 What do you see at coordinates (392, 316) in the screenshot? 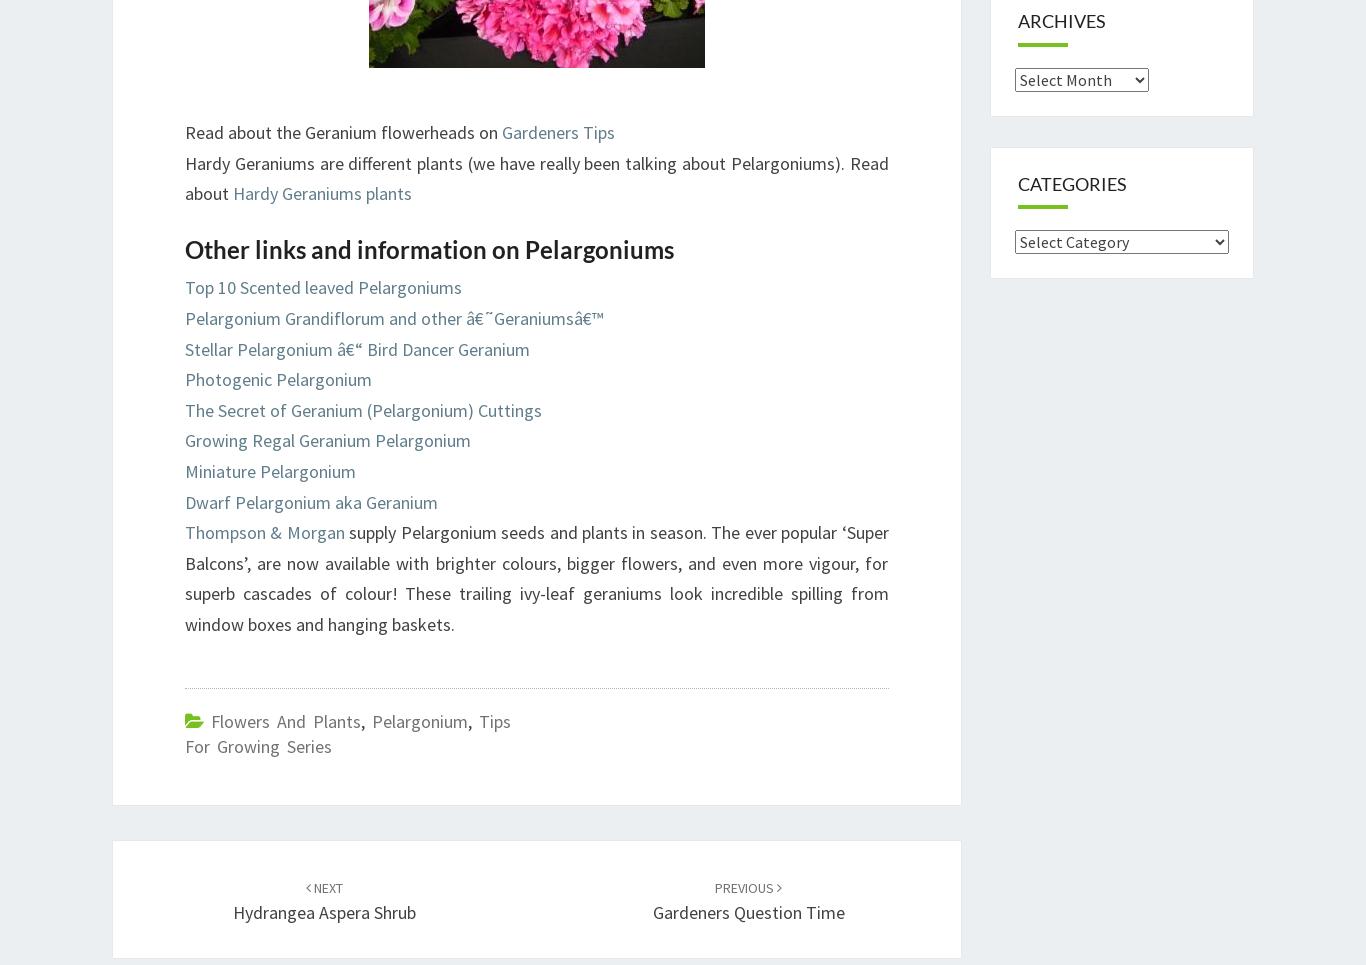
I see `'Pelargonium Grandiflorum and other â€˜Geraniumsâ€™'` at bounding box center [392, 316].